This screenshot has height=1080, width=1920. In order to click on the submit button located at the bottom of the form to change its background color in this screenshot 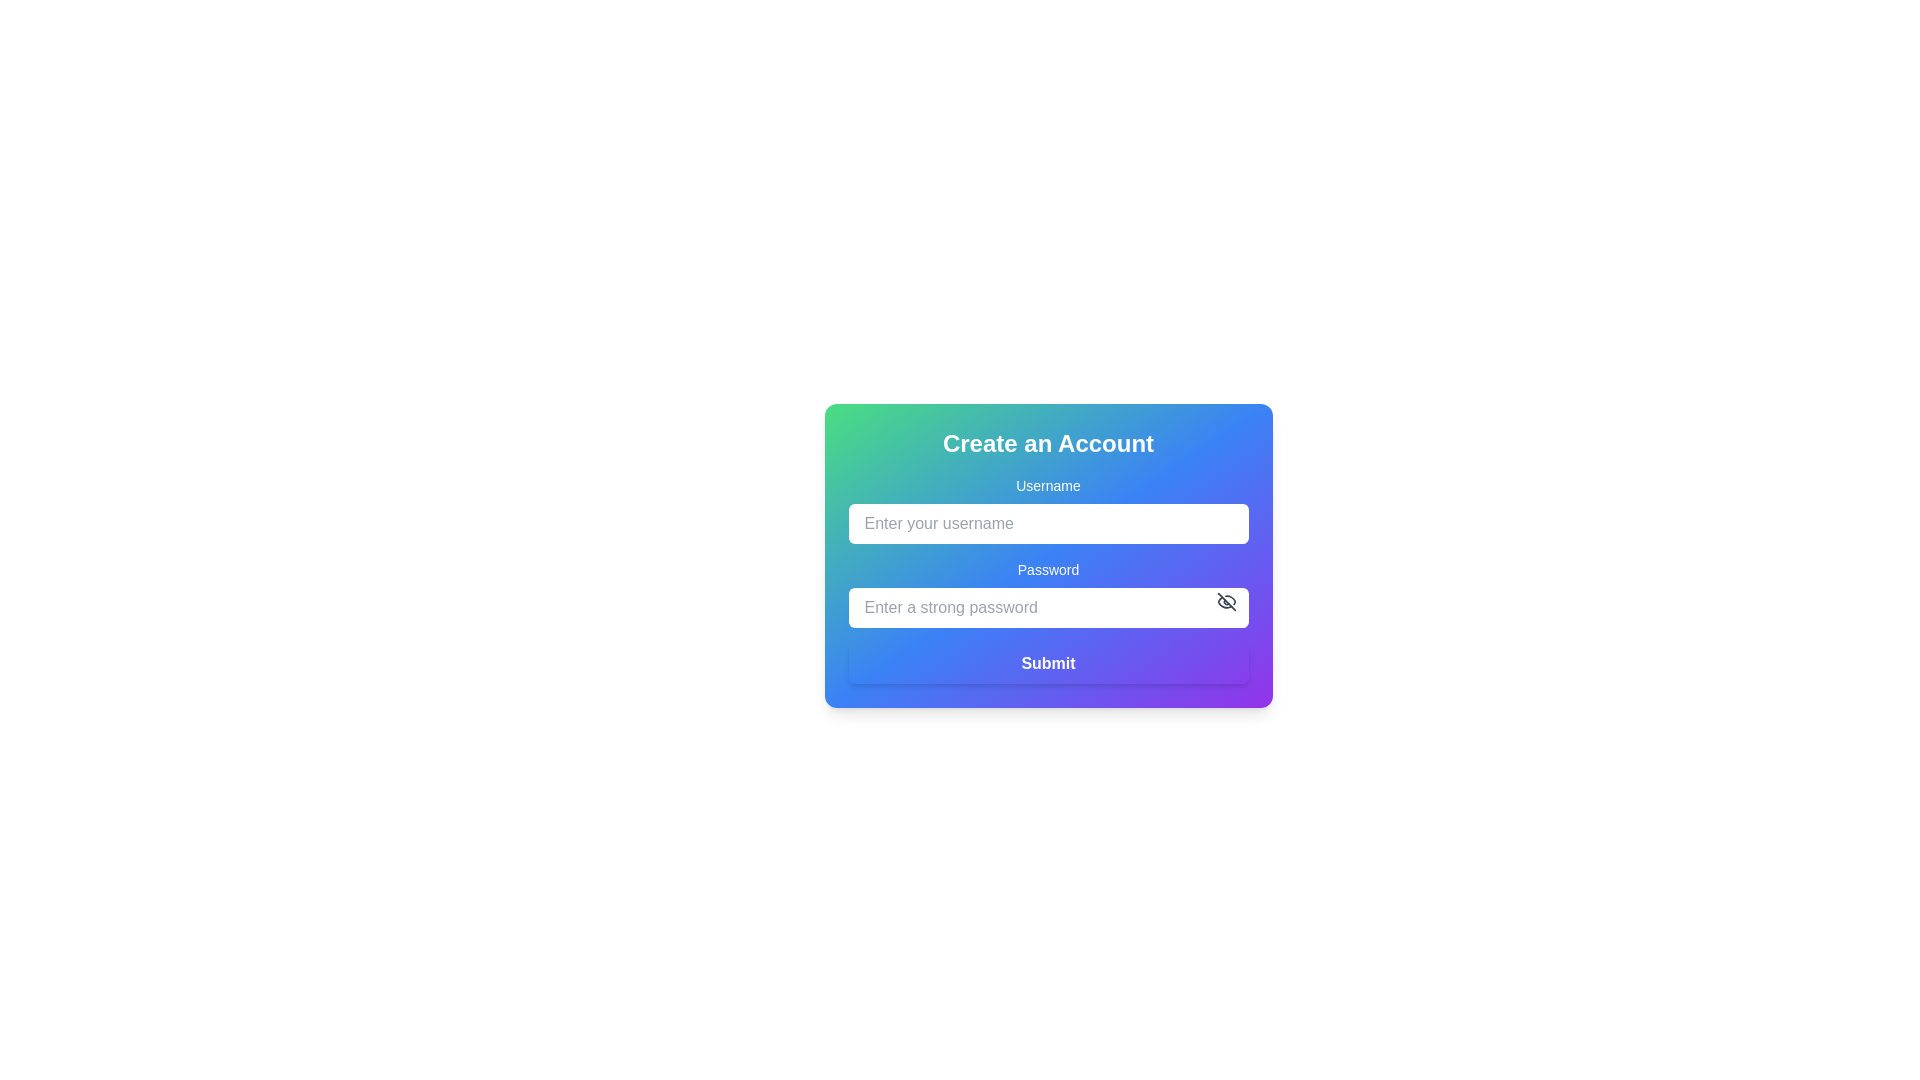, I will do `click(1047, 663)`.